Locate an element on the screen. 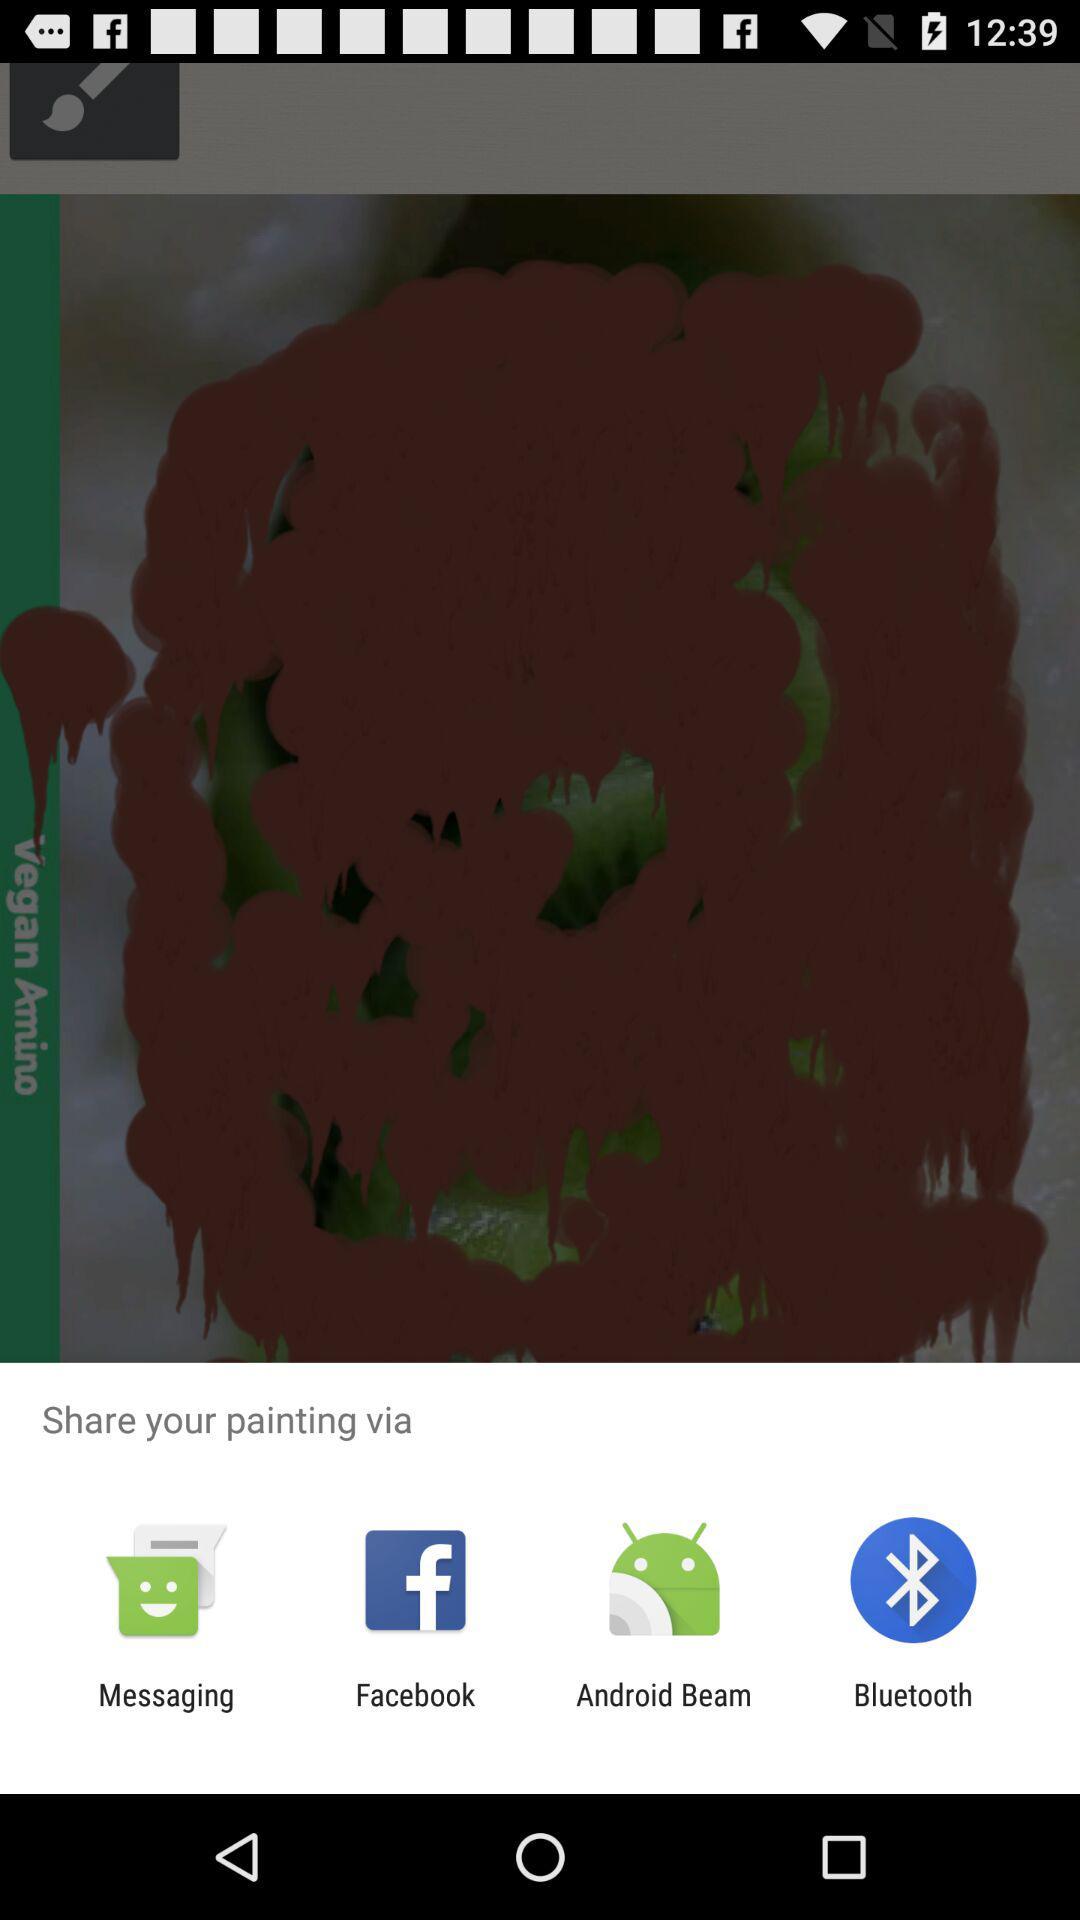 The image size is (1080, 1920). icon next to the android beam is located at coordinates (414, 1711).